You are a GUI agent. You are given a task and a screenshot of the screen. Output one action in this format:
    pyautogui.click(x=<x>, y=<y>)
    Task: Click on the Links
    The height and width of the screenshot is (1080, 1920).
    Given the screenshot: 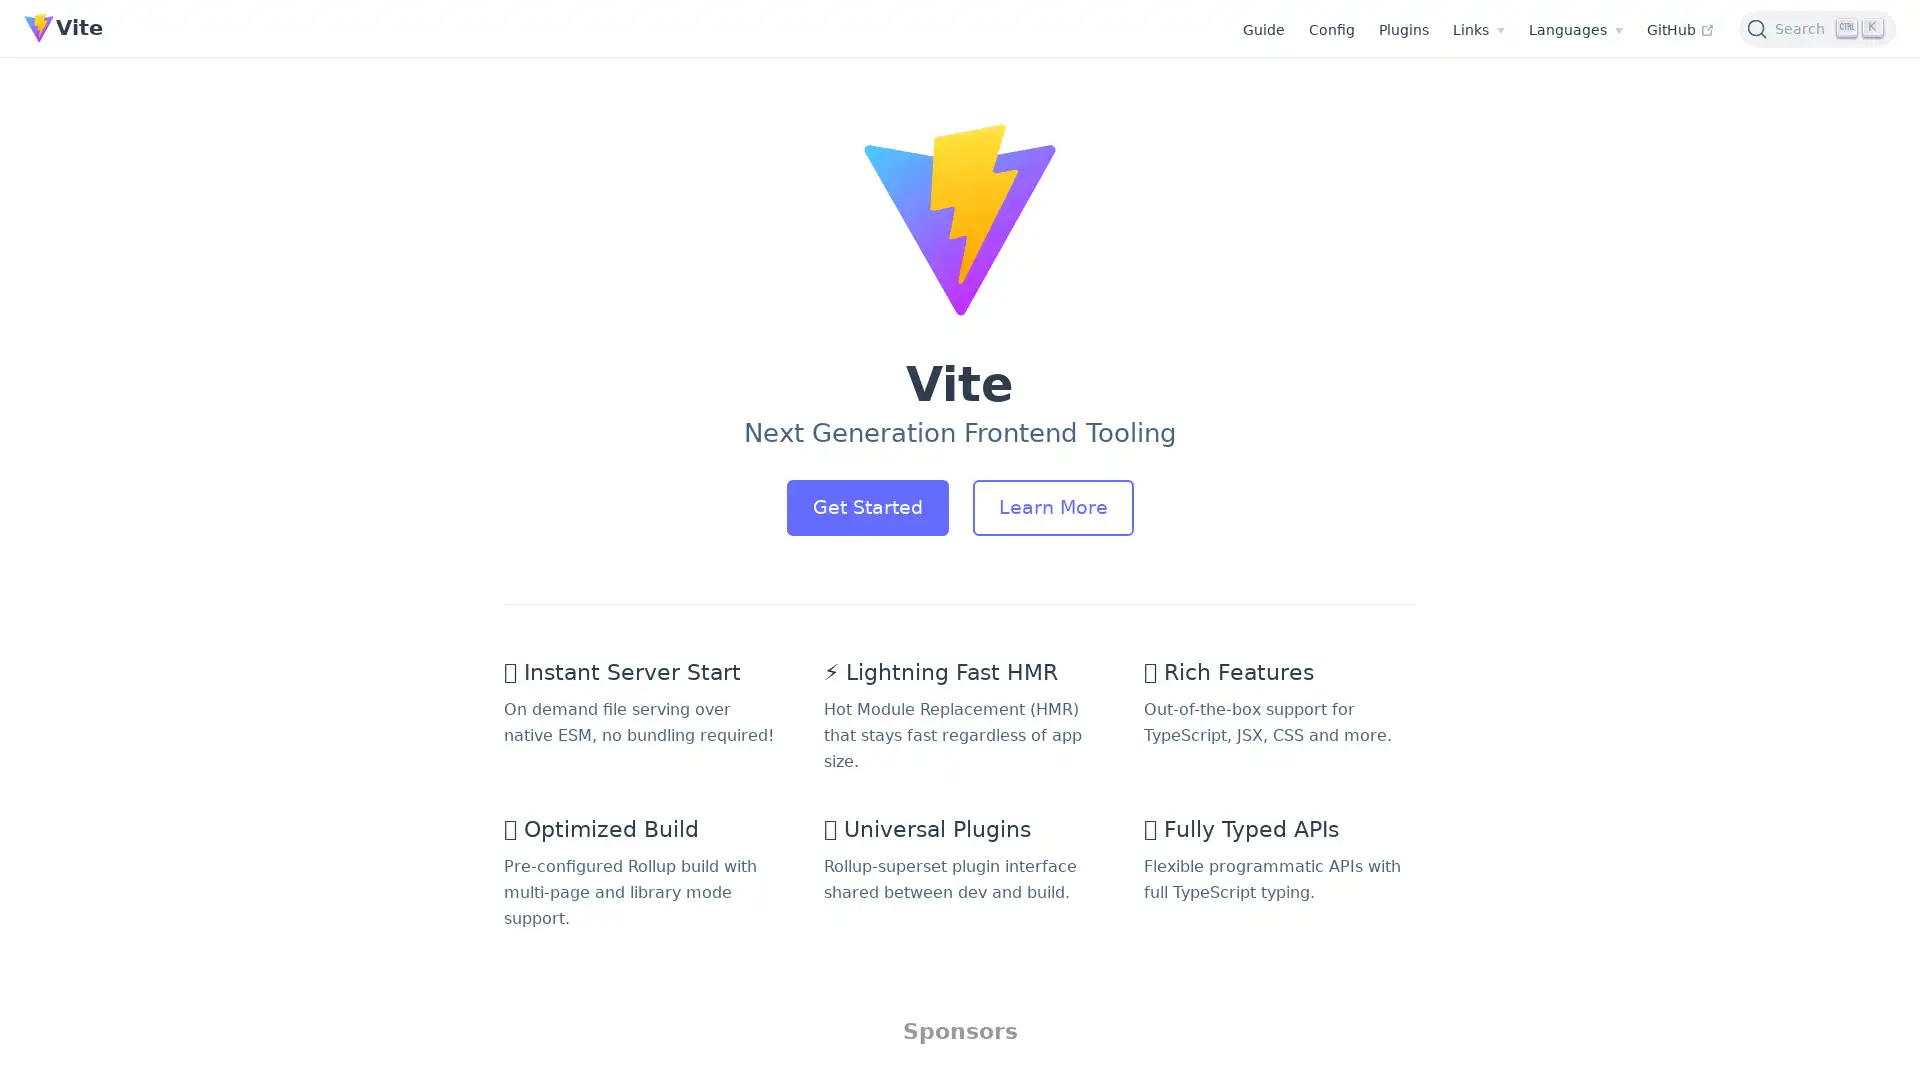 What is the action you would take?
    pyautogui.click(x=1478, y=30)
    